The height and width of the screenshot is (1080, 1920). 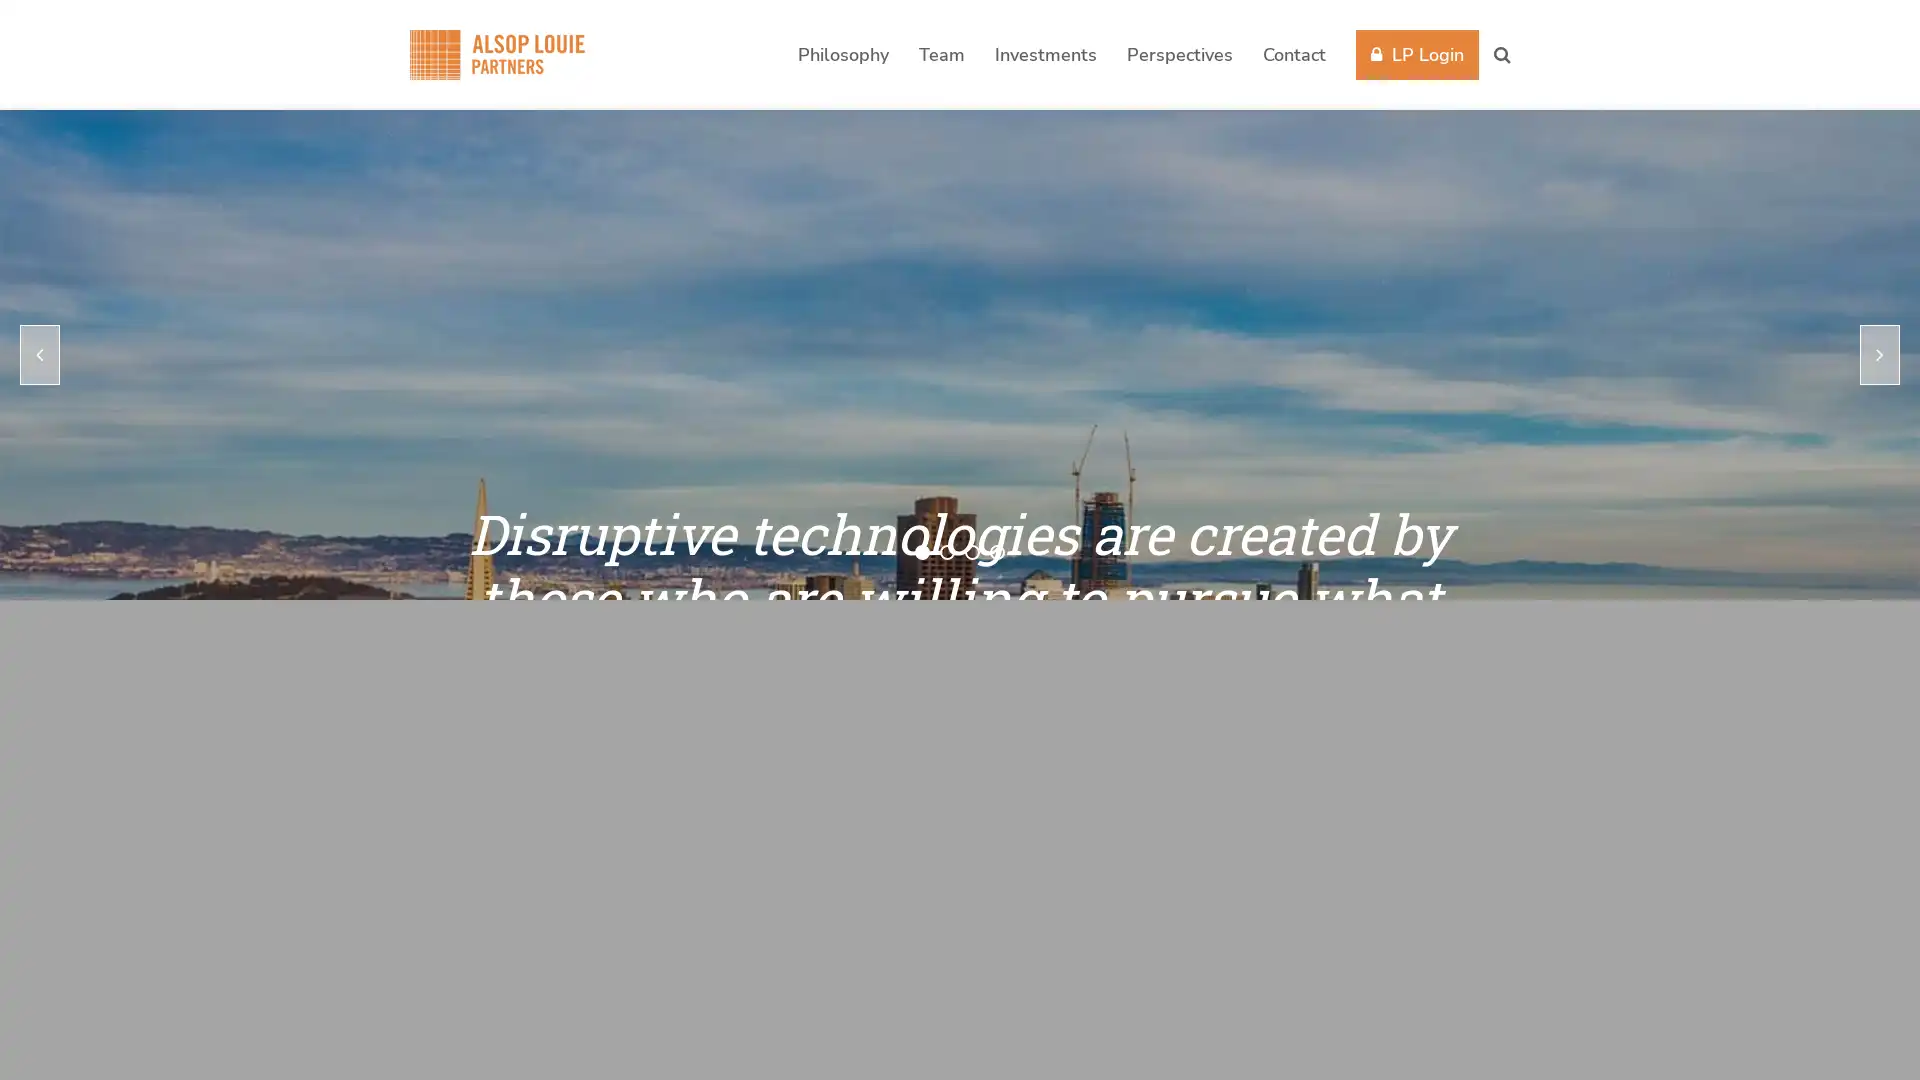 What do you see at coordinates (1879, 593) in the screenshot?
I see `next slide` at bounding box center [1879, 593].